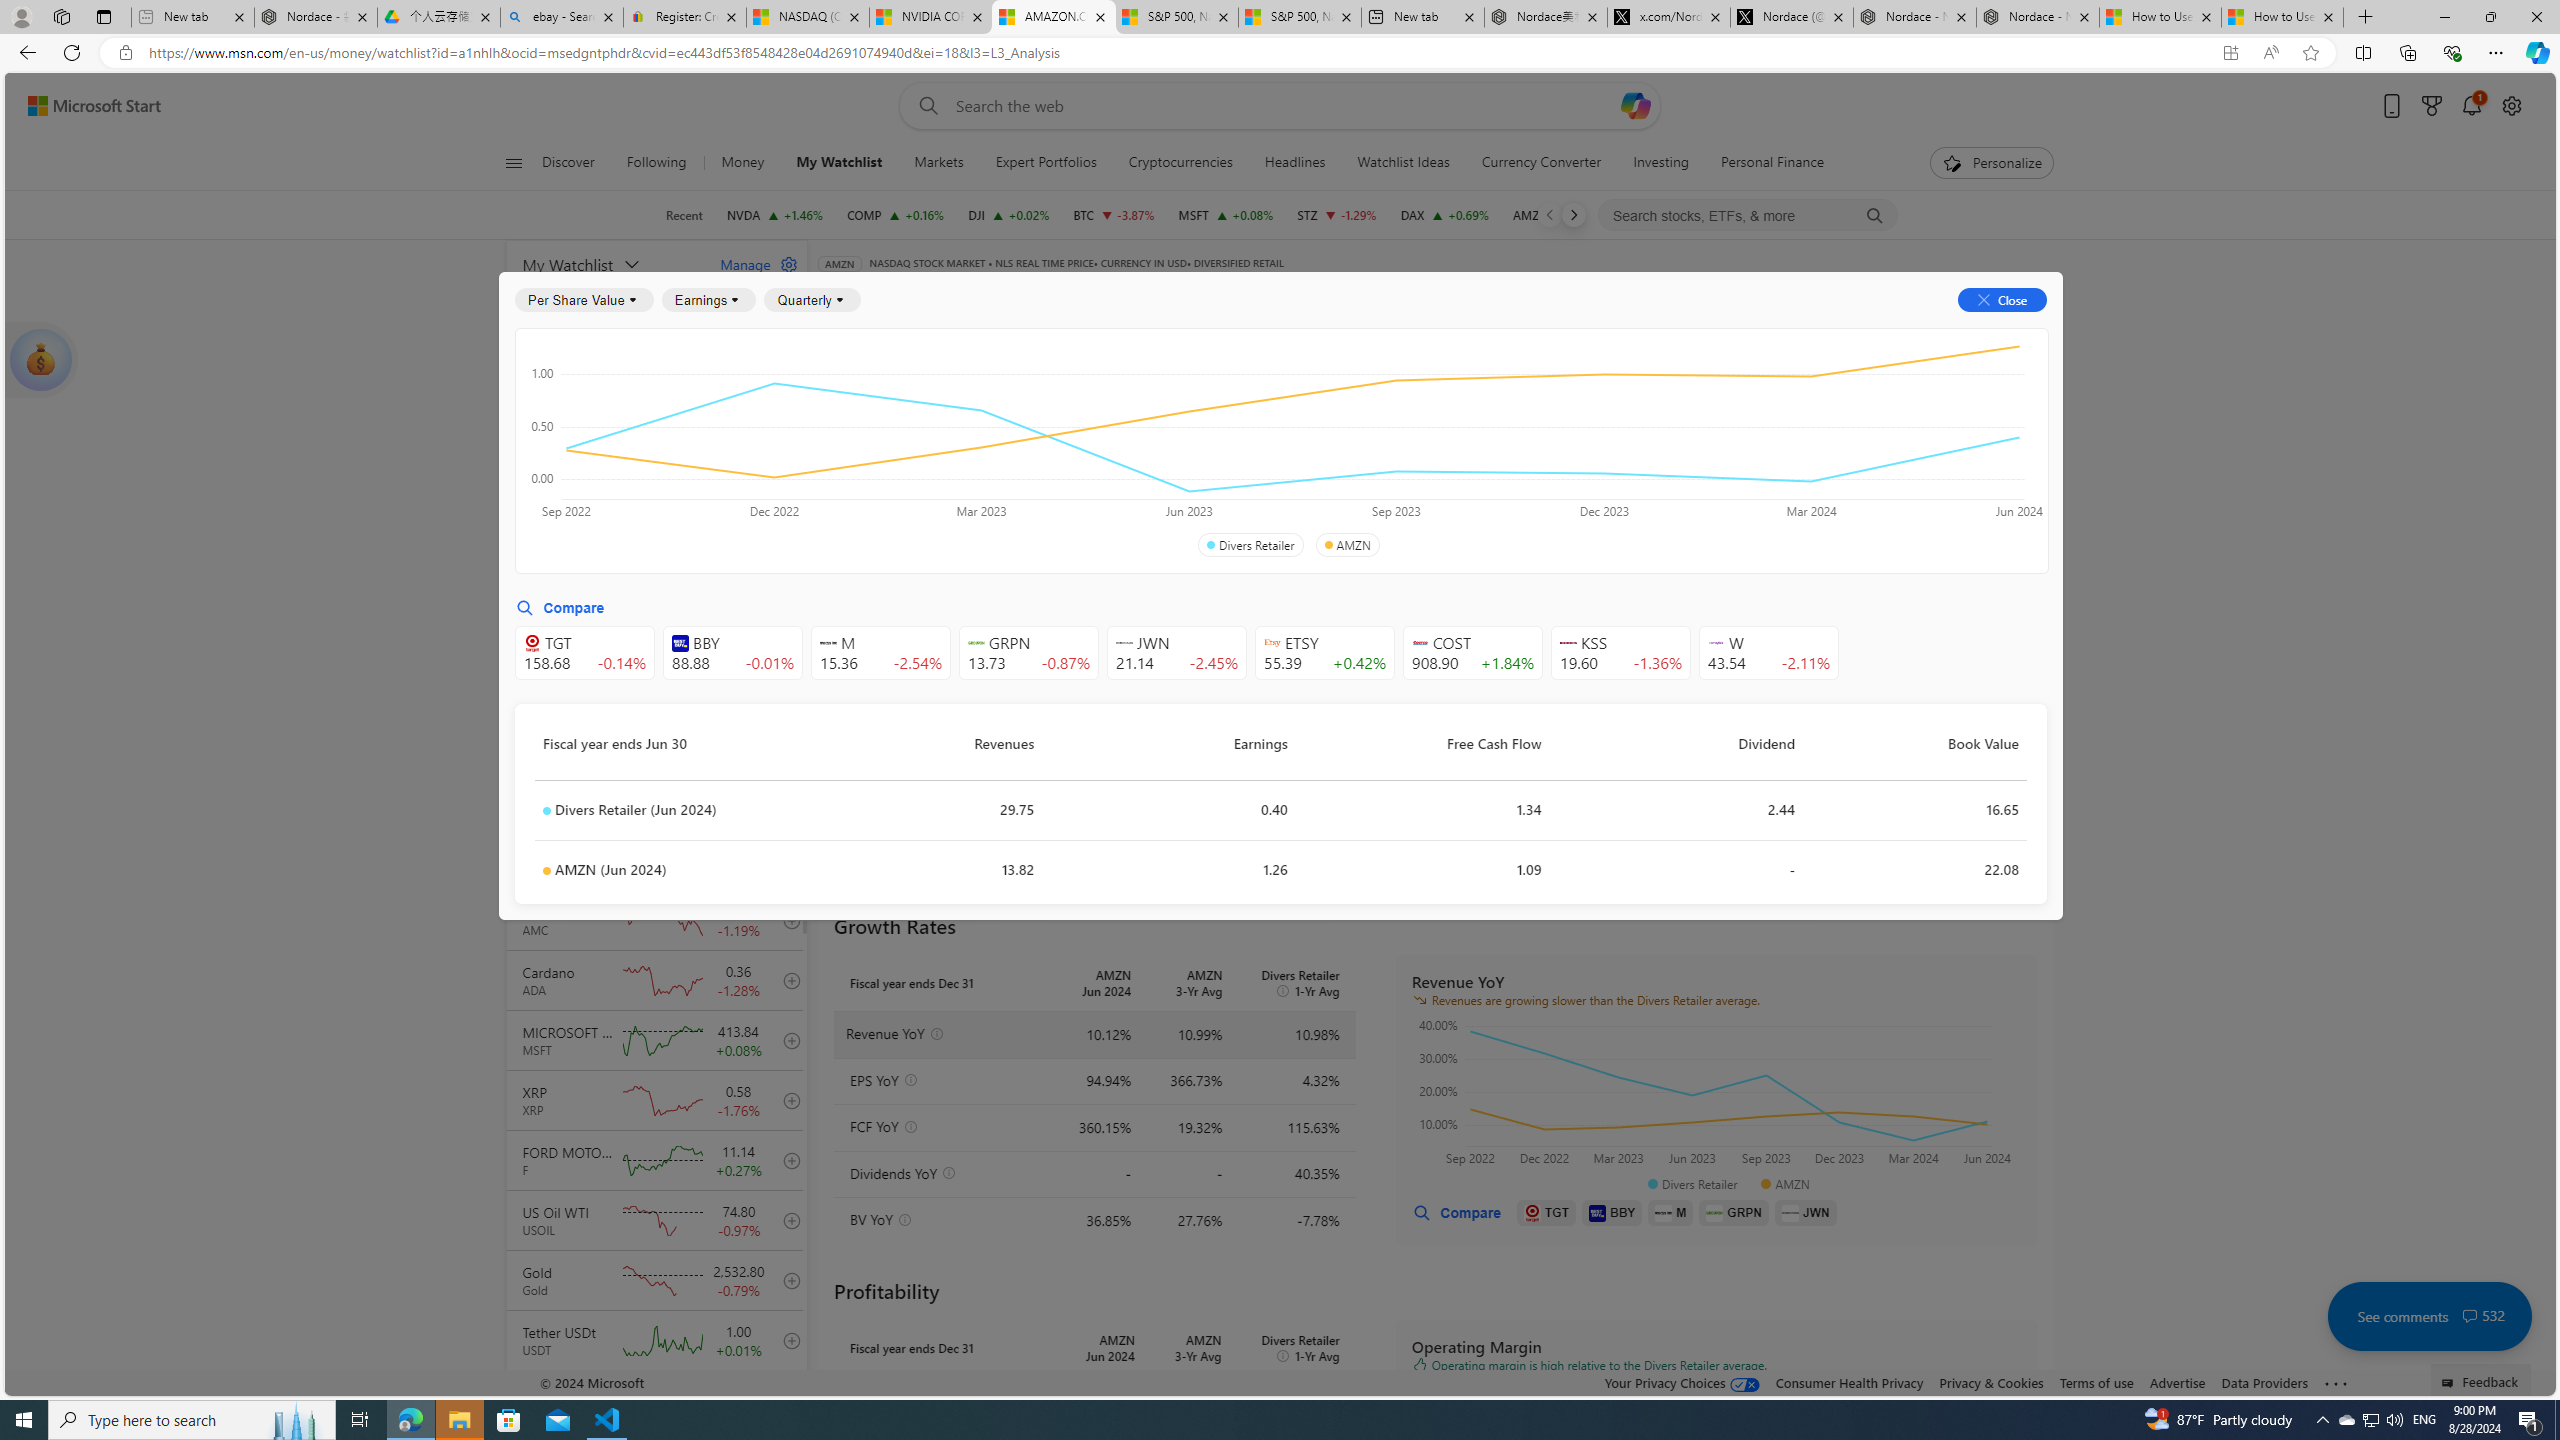 Image resolution: width=2560 pixels, height=1440 pixels. Describe the element at coordinates (1541, 162) in the screenshot. I see `'Currency Converter'` at that location.